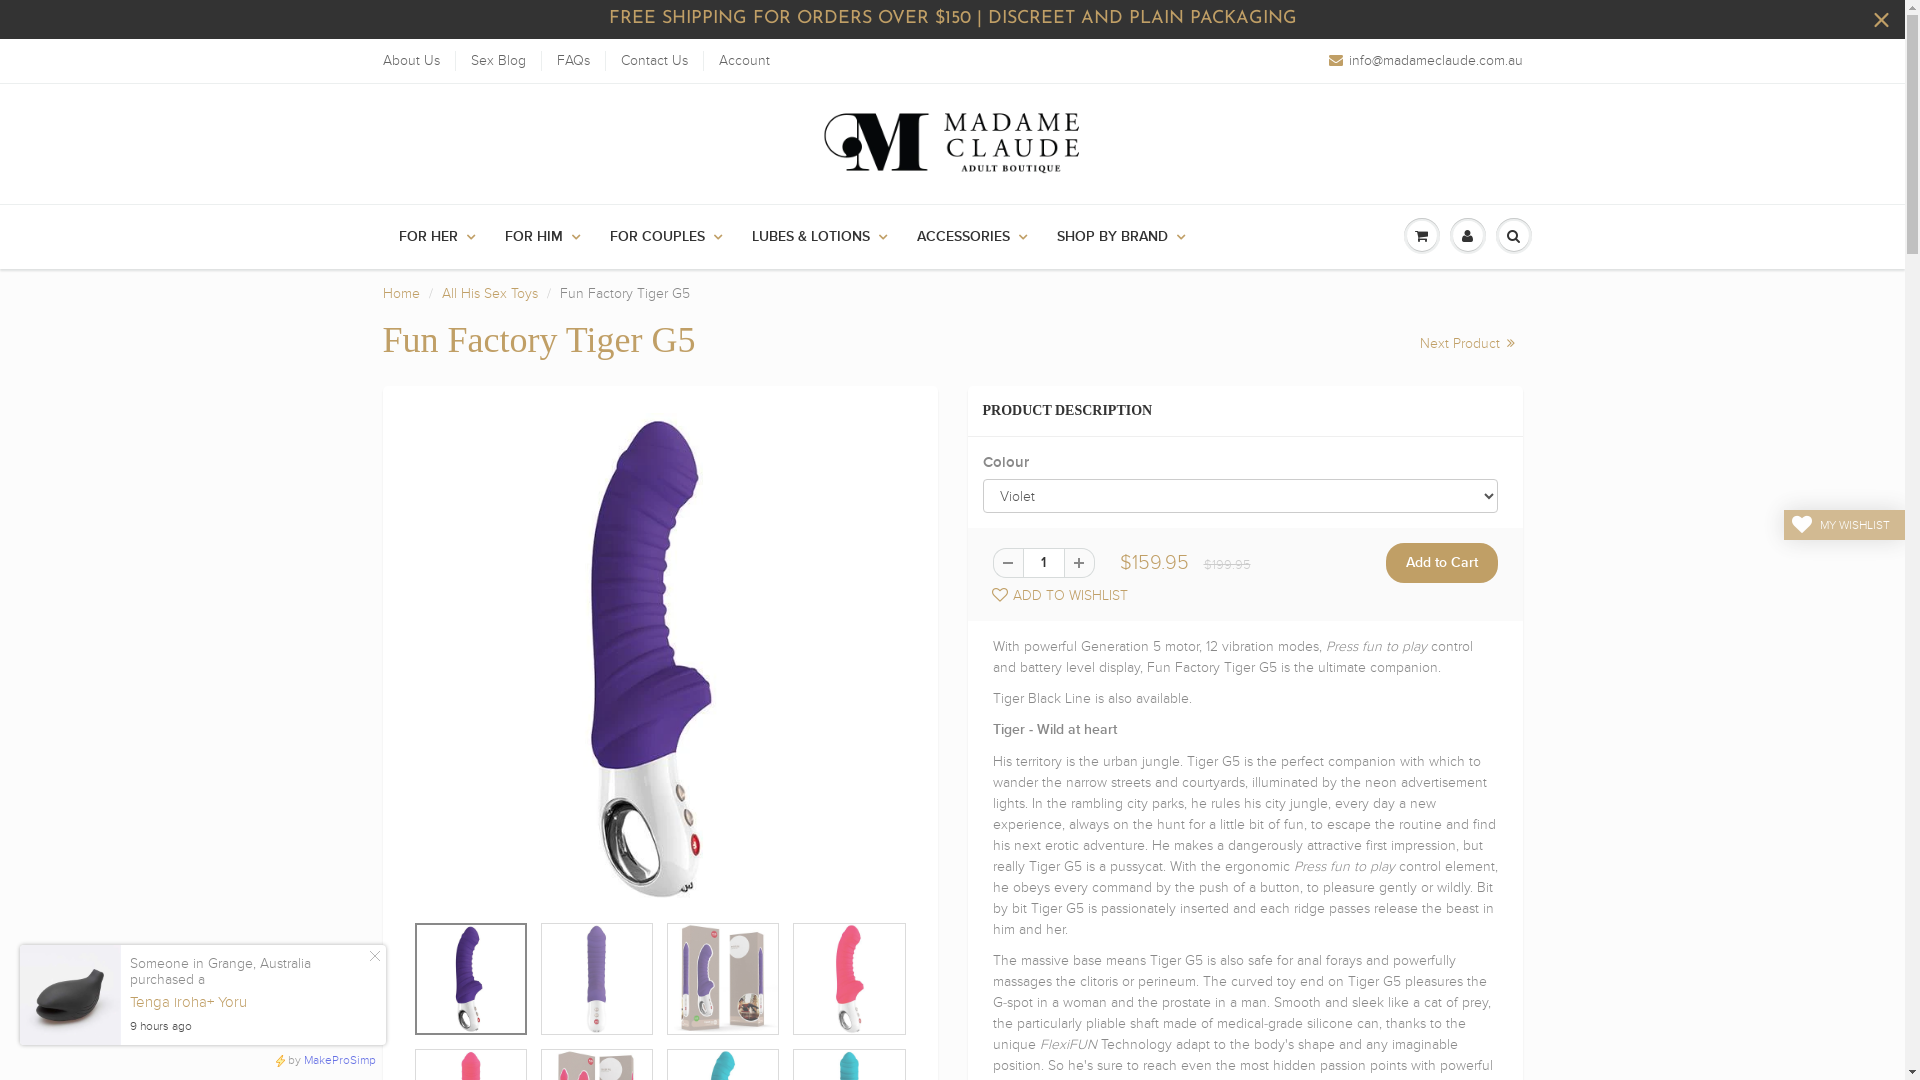  I want to click on 'Add to Cart', so click(1441, 563).